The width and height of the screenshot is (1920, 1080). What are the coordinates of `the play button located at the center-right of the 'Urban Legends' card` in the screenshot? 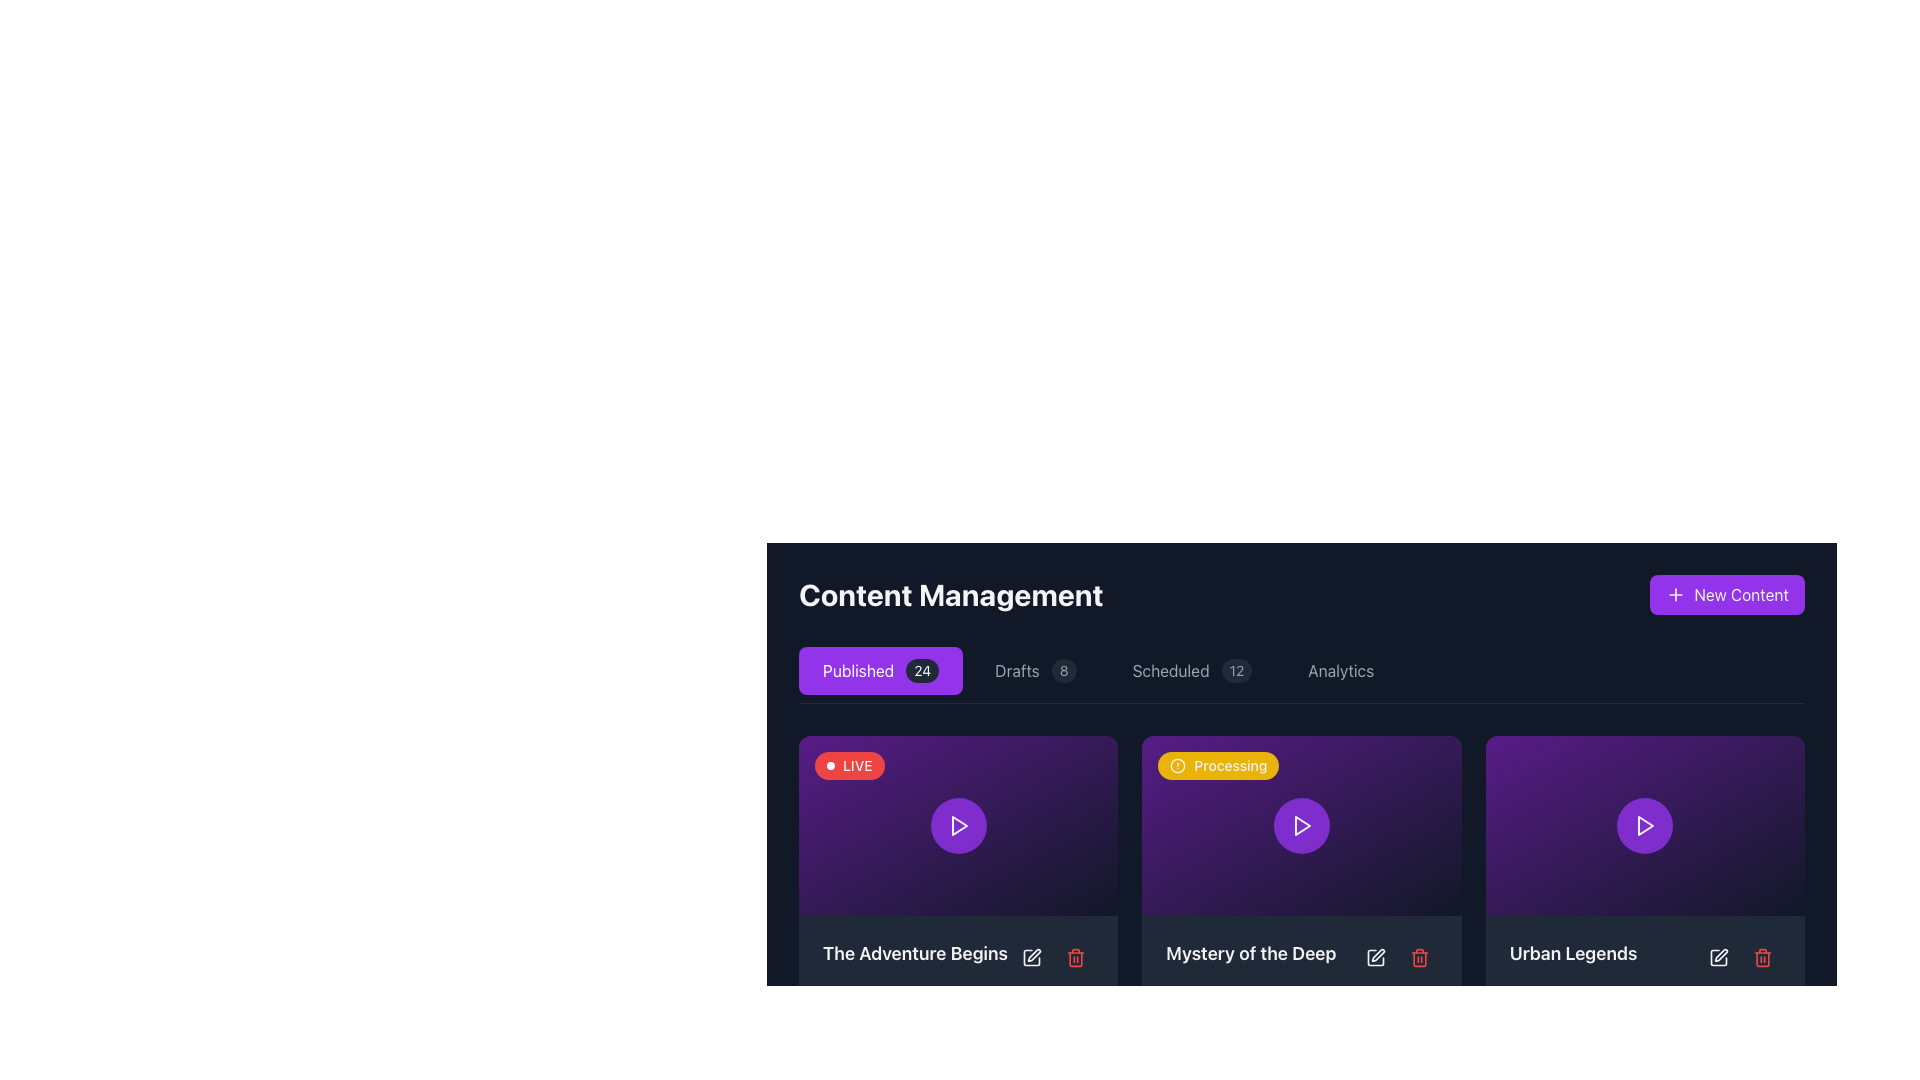 It's located at (1645, 825).